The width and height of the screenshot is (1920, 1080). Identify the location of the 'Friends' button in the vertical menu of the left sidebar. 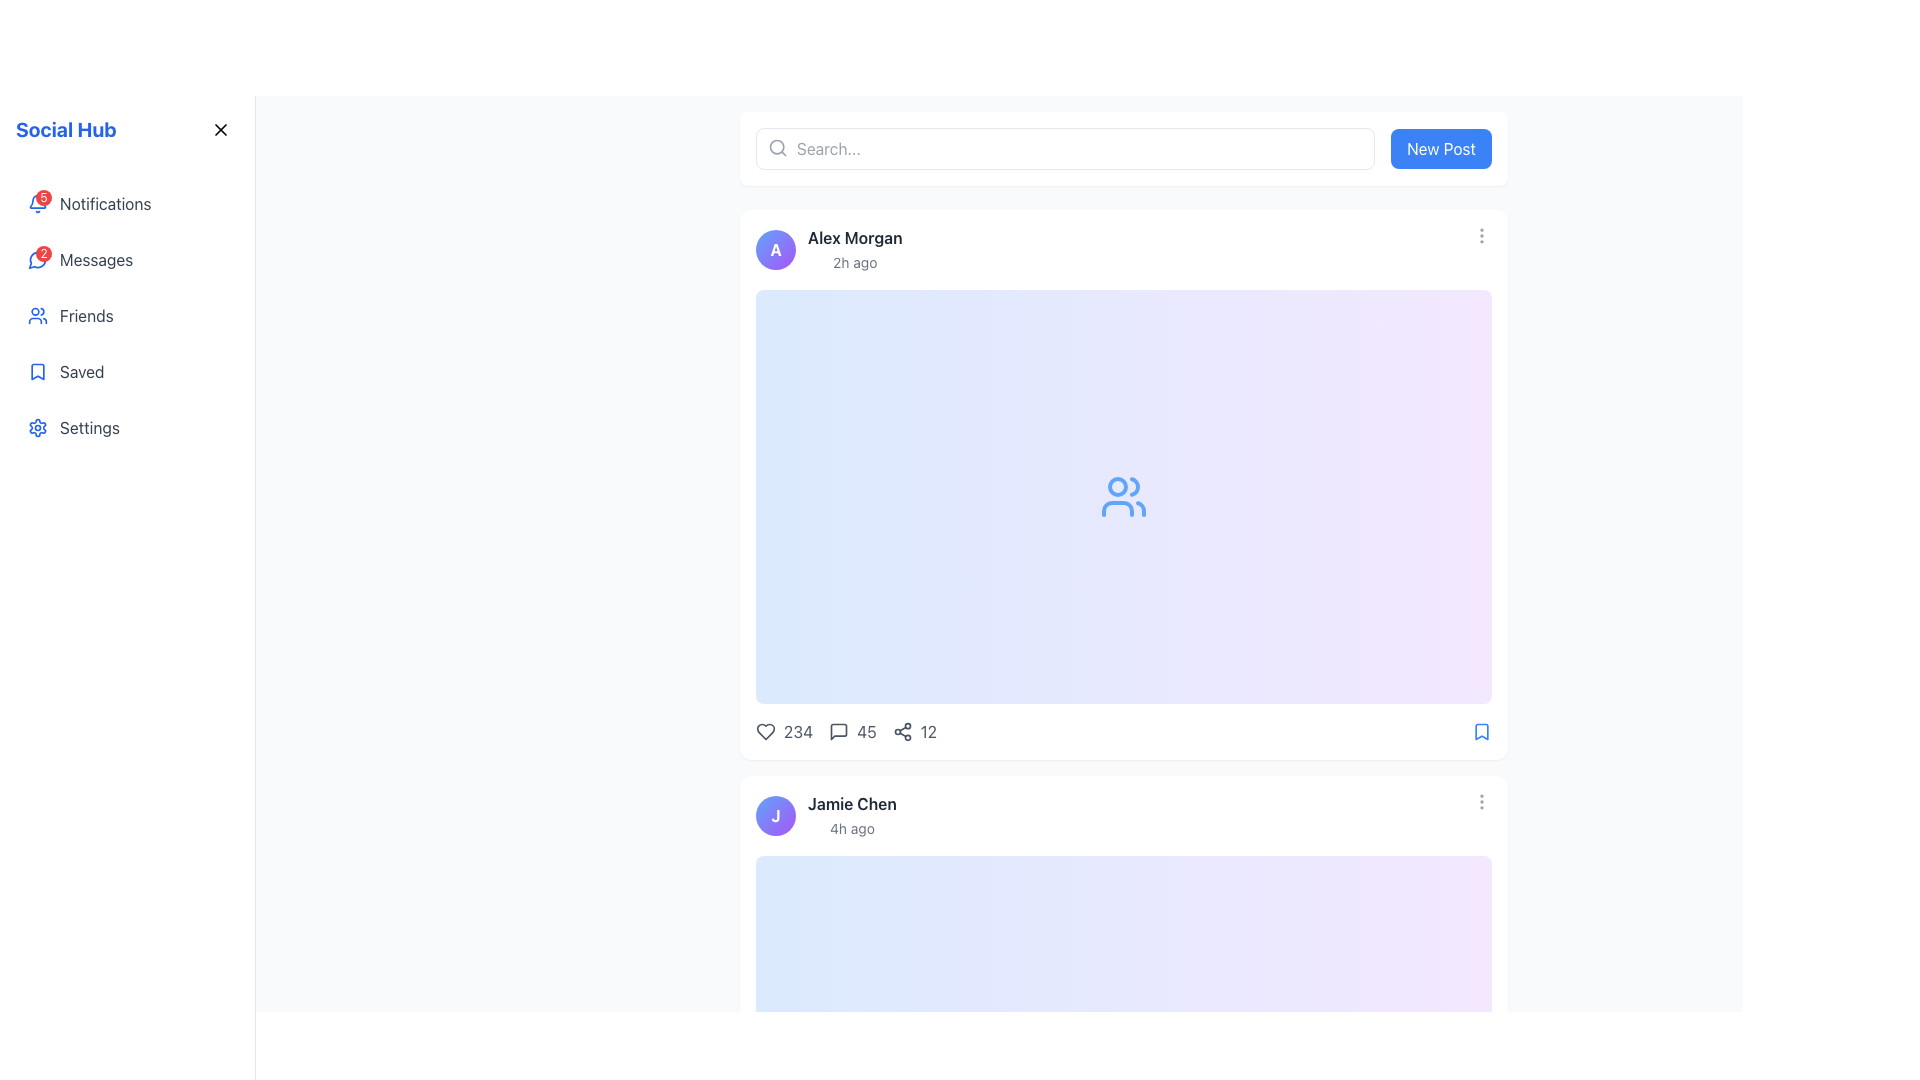
(126, 315).